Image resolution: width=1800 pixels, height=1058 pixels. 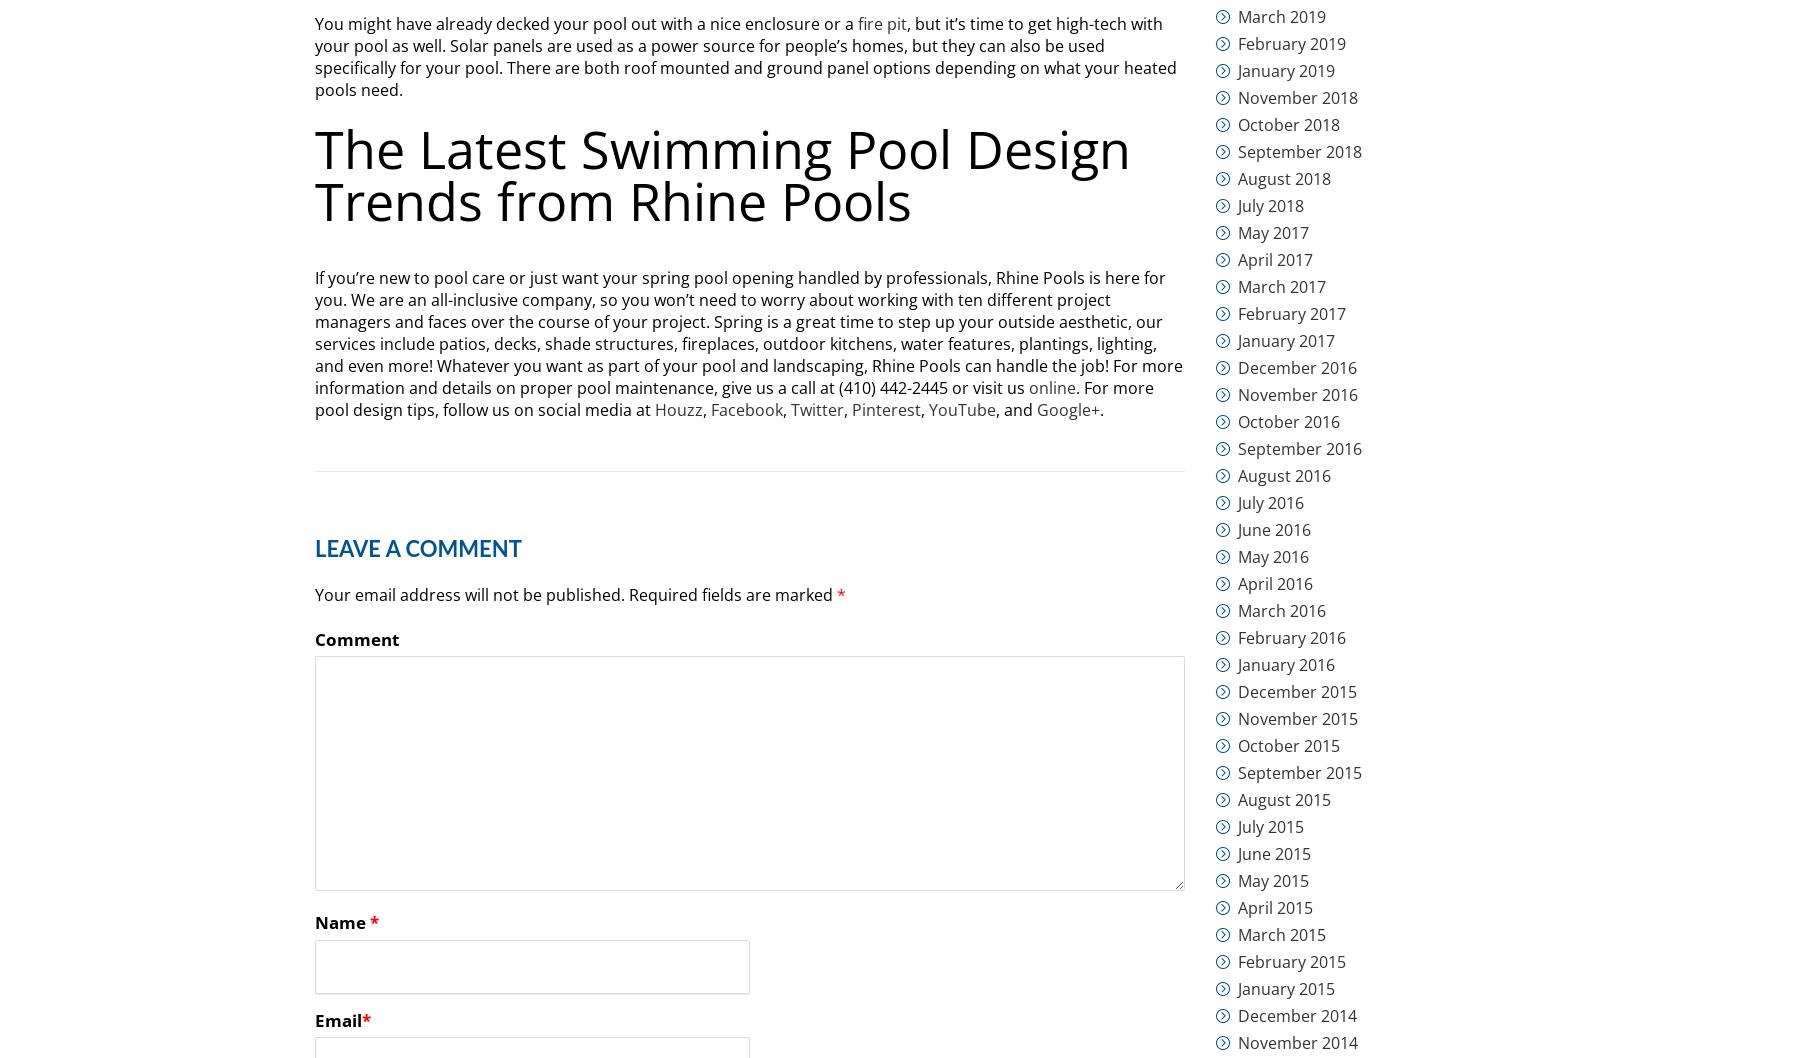 I want to click on 'March 2015', so click(x=1238, y=934).